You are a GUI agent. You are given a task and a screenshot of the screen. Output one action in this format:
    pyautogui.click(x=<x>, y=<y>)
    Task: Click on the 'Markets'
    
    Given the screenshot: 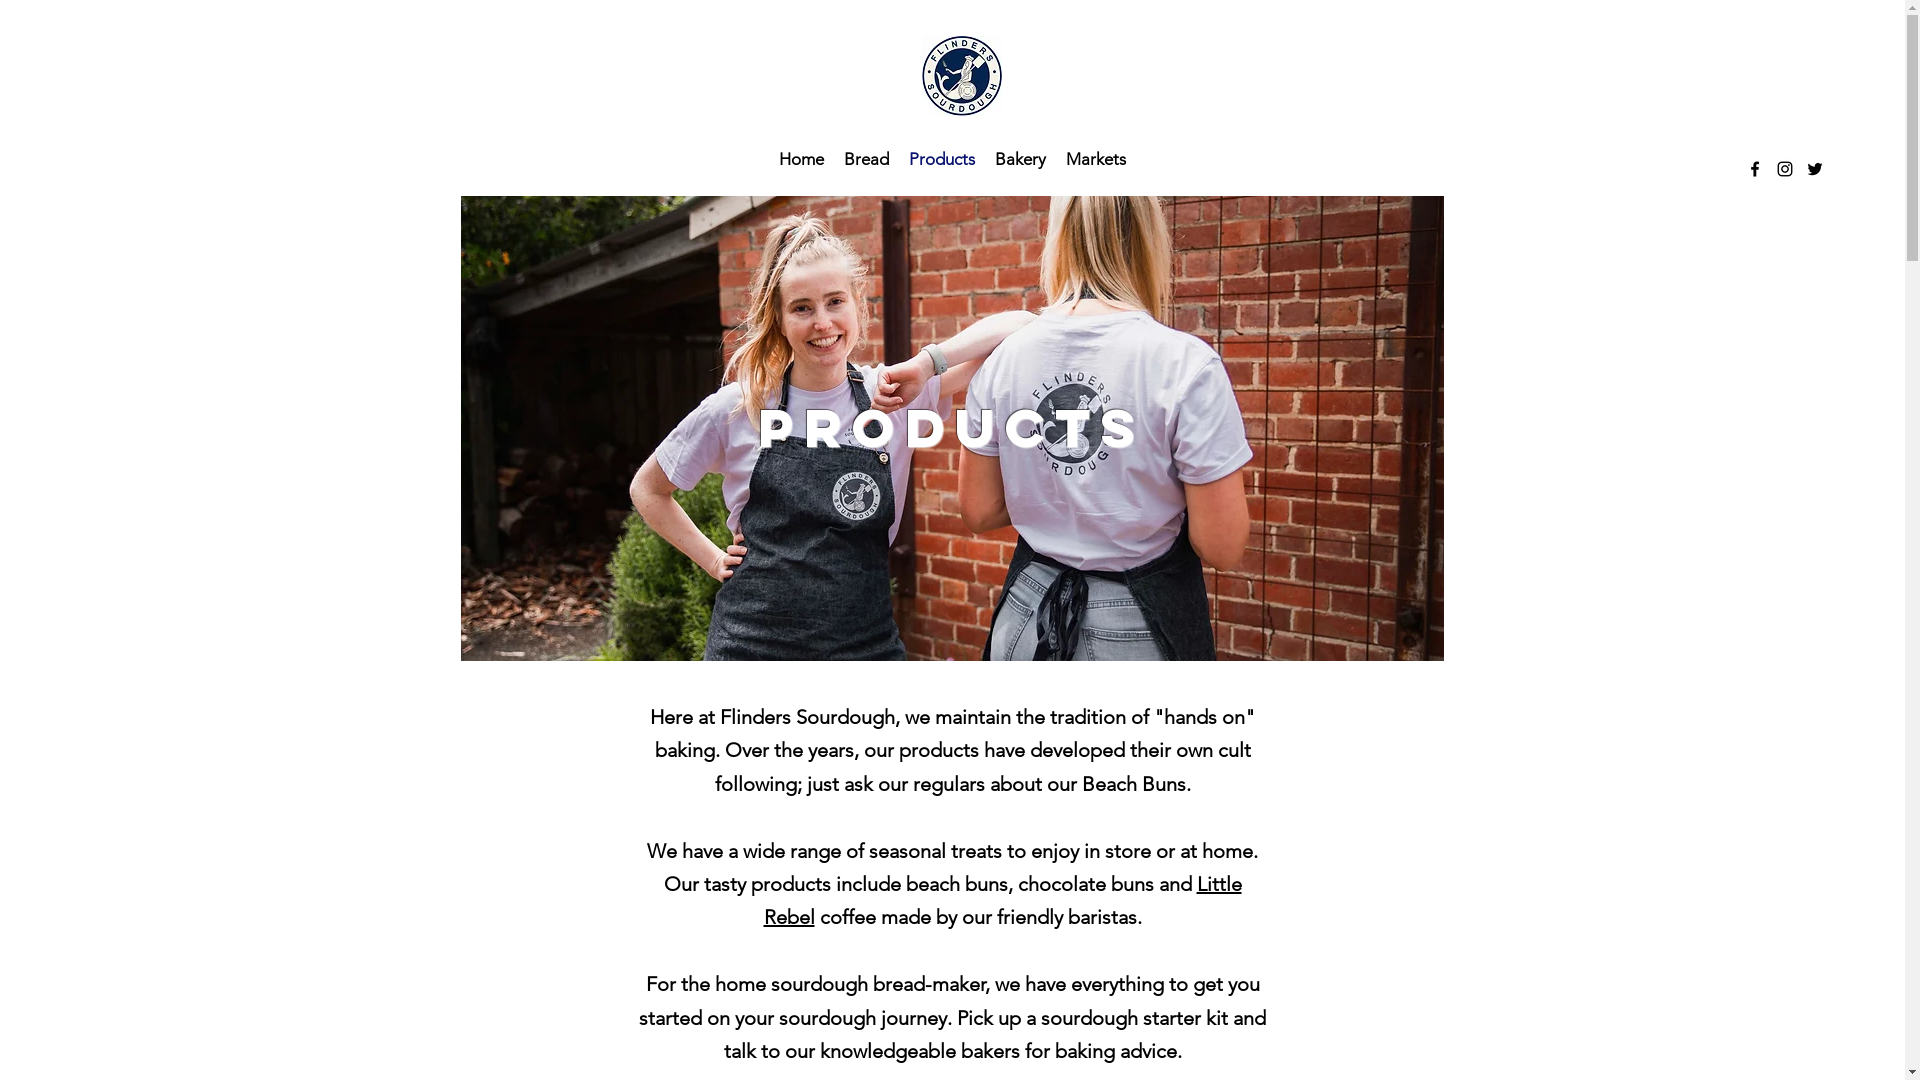 What is the action you would take?
    pyautogui.click(x=1094, y=157)
    